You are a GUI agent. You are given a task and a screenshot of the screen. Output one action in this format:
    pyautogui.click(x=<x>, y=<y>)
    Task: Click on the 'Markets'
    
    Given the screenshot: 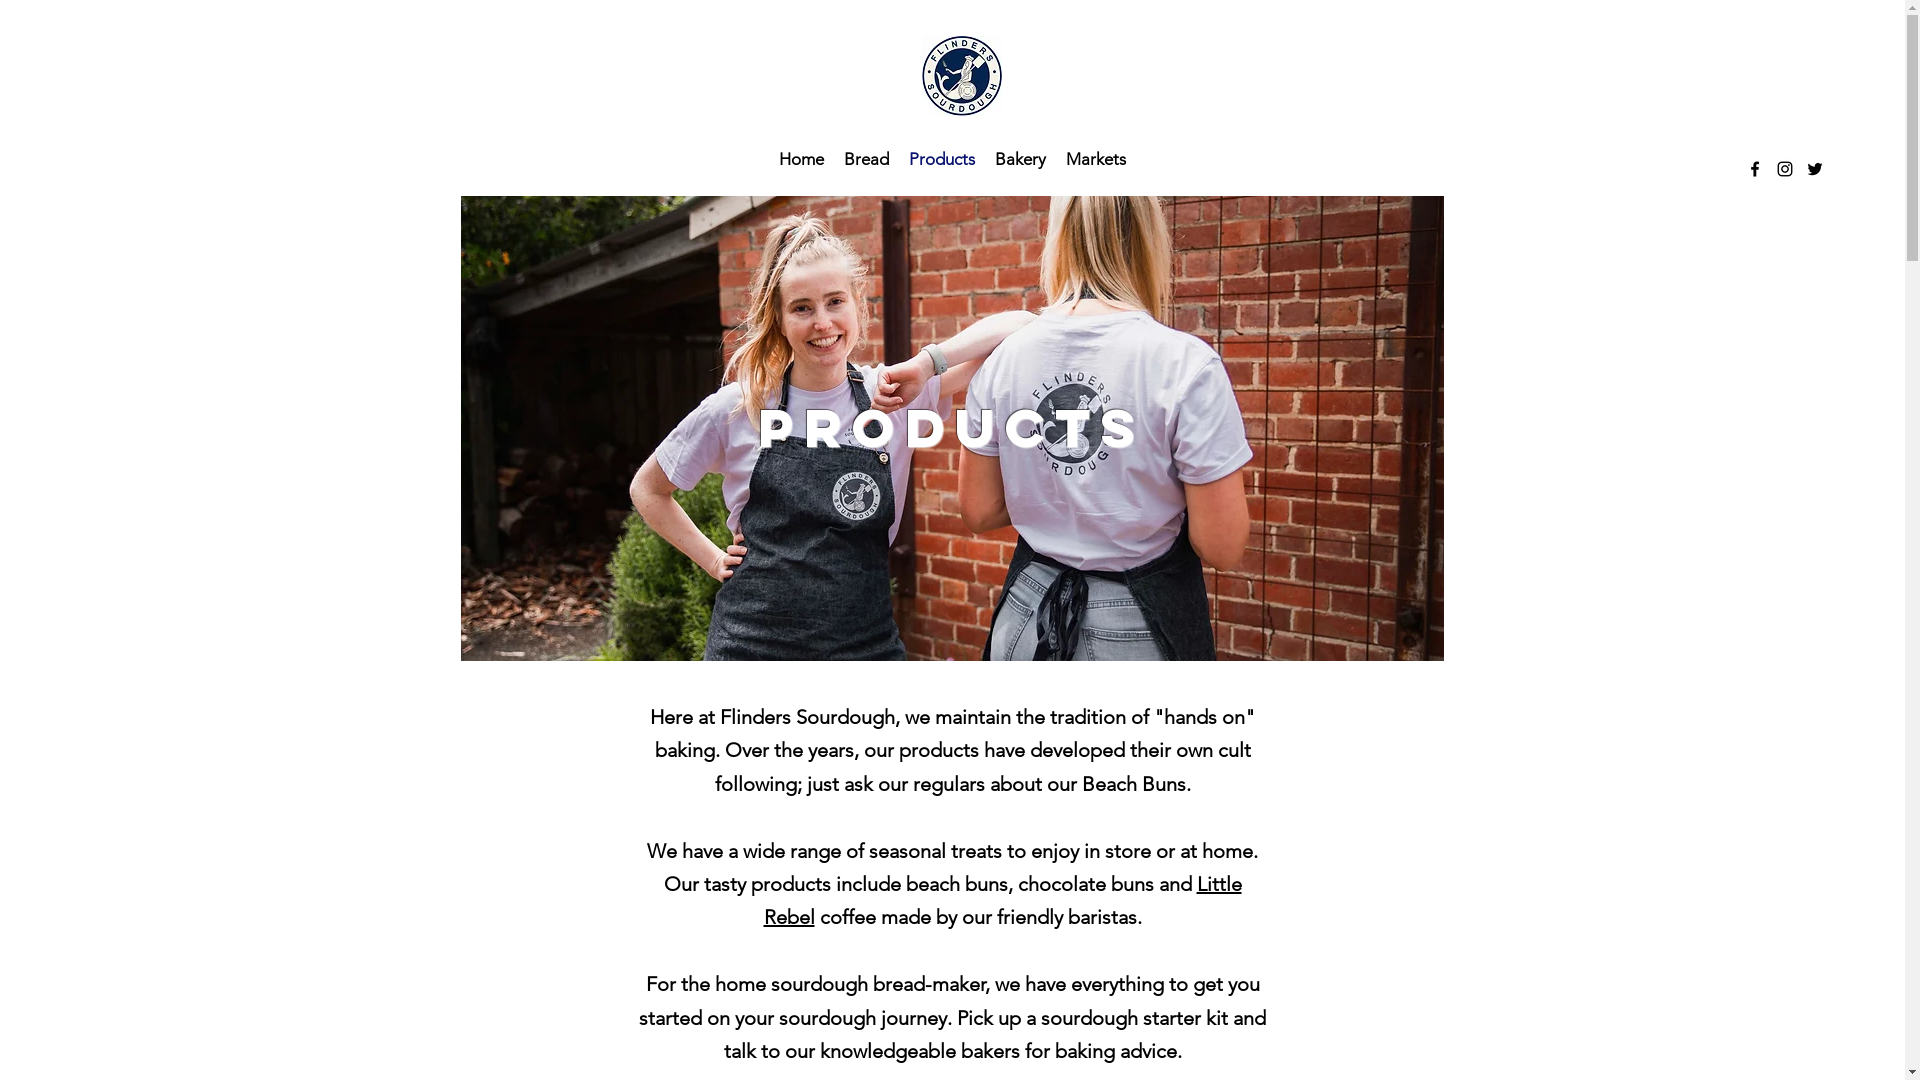 What is the action you would take?
    pyautogui.click(x=1094, y=157)
    